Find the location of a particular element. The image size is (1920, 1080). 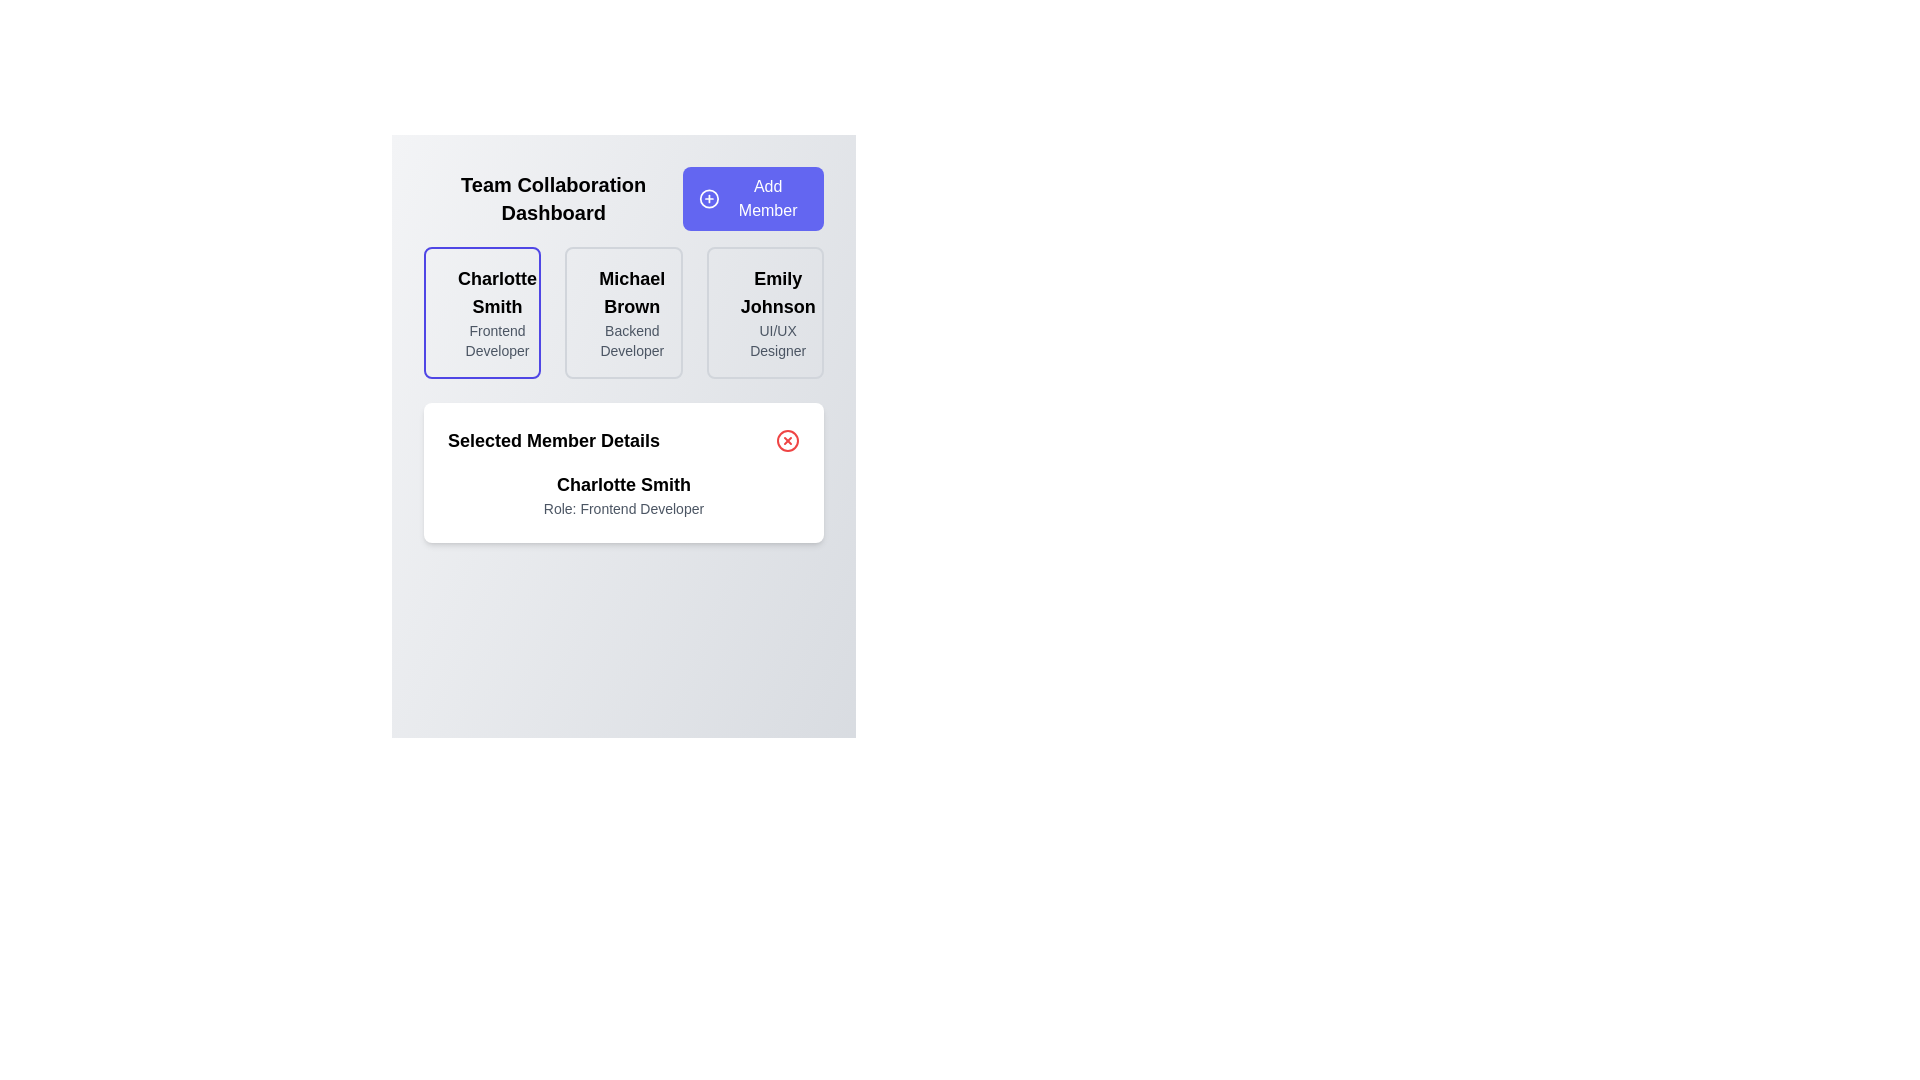

the name in the Text Display Component located in the leftmost card of the three cards in the grid is located at coordinates (482, 312).